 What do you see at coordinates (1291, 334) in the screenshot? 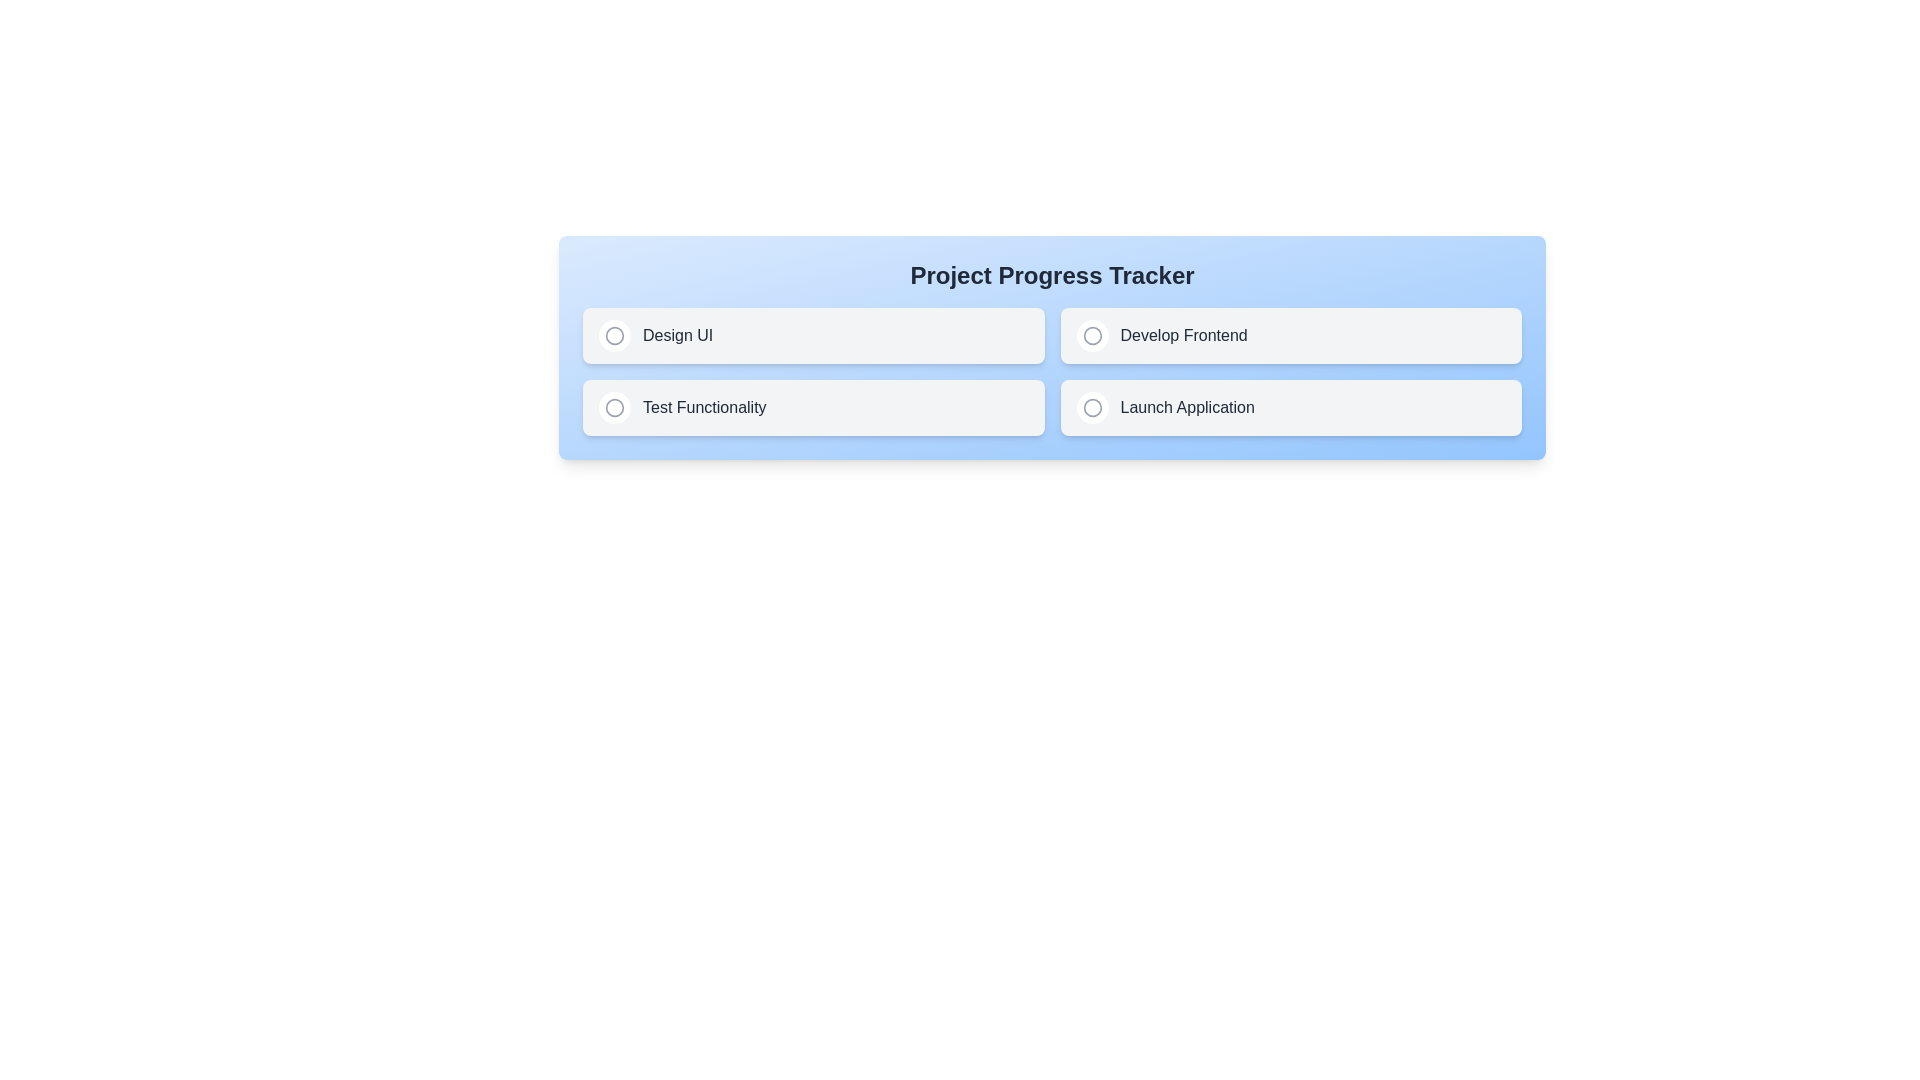
I see `the task chip labeled 'Develop Frontend' to toggle its completion state` at bounding box center [1291, 334].